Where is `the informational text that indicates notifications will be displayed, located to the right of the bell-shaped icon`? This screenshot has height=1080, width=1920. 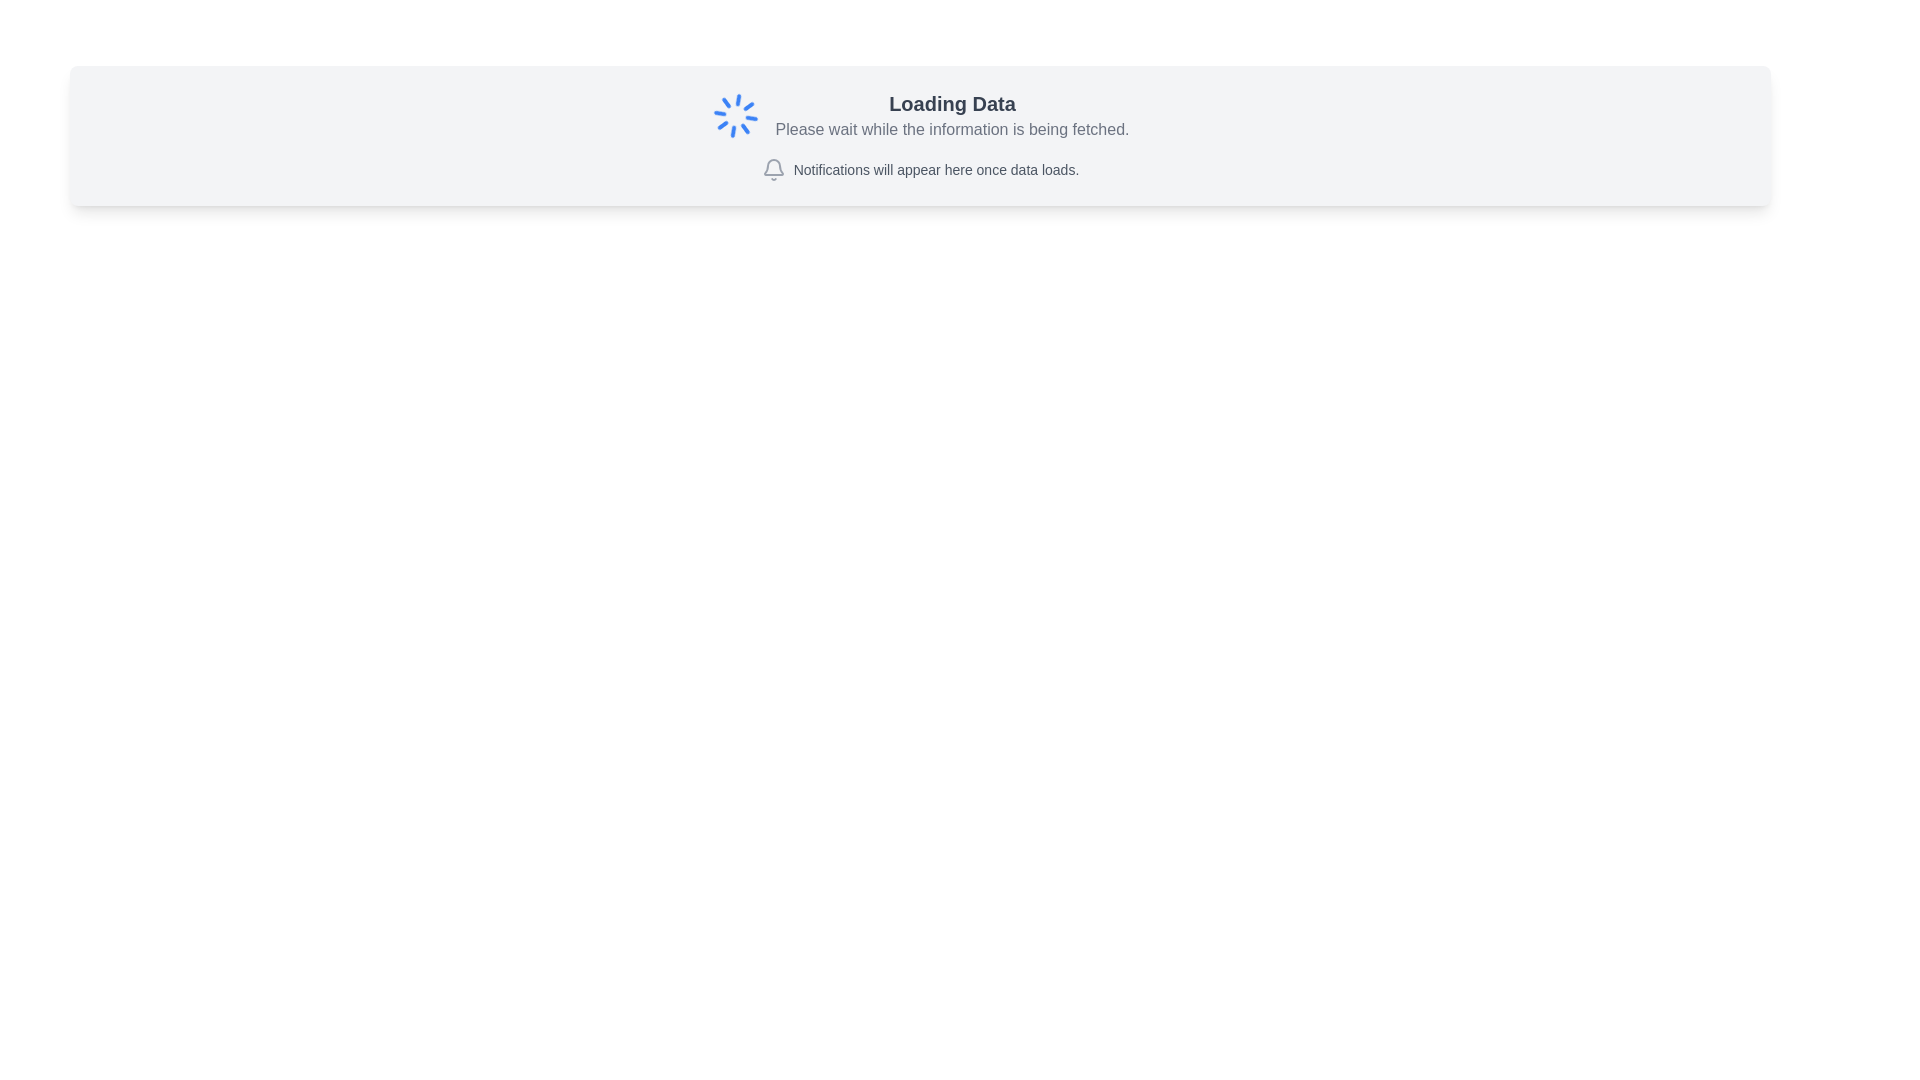
the informational text that indicates notifications will be displayed, located to the right of the bell-shaped icon is located at coordinates (935, 168).